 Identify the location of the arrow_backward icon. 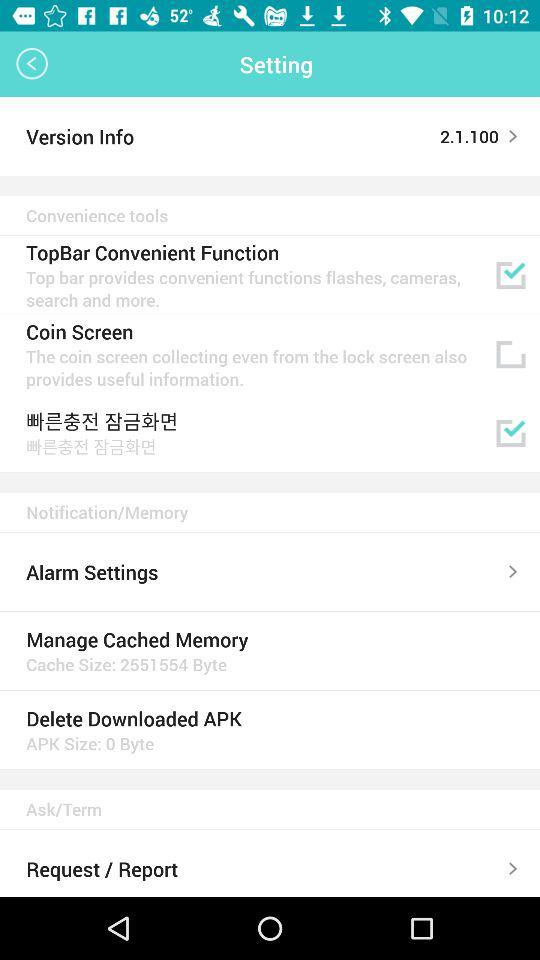
(31, 64).